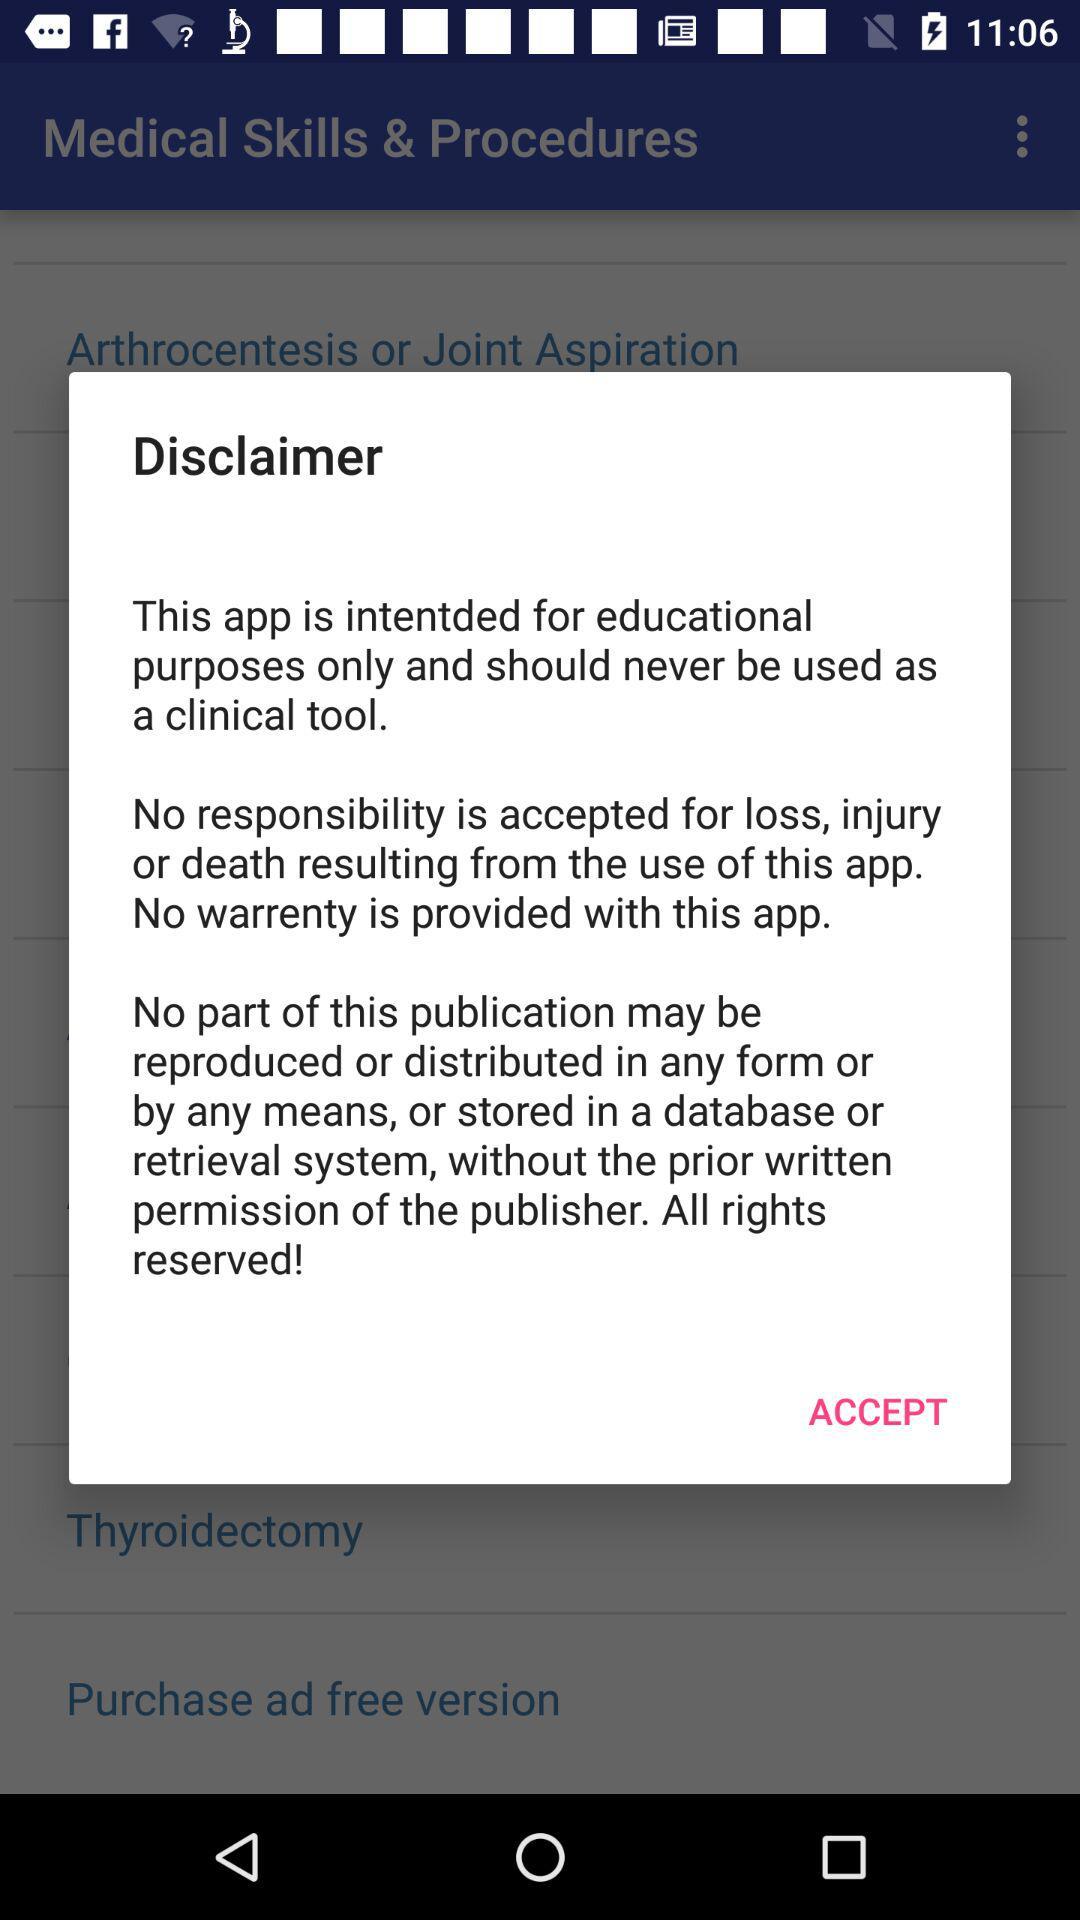 This screenshot has height=1920, width=1080. I want to click on item below the this app is icon, so click(877, 1409).